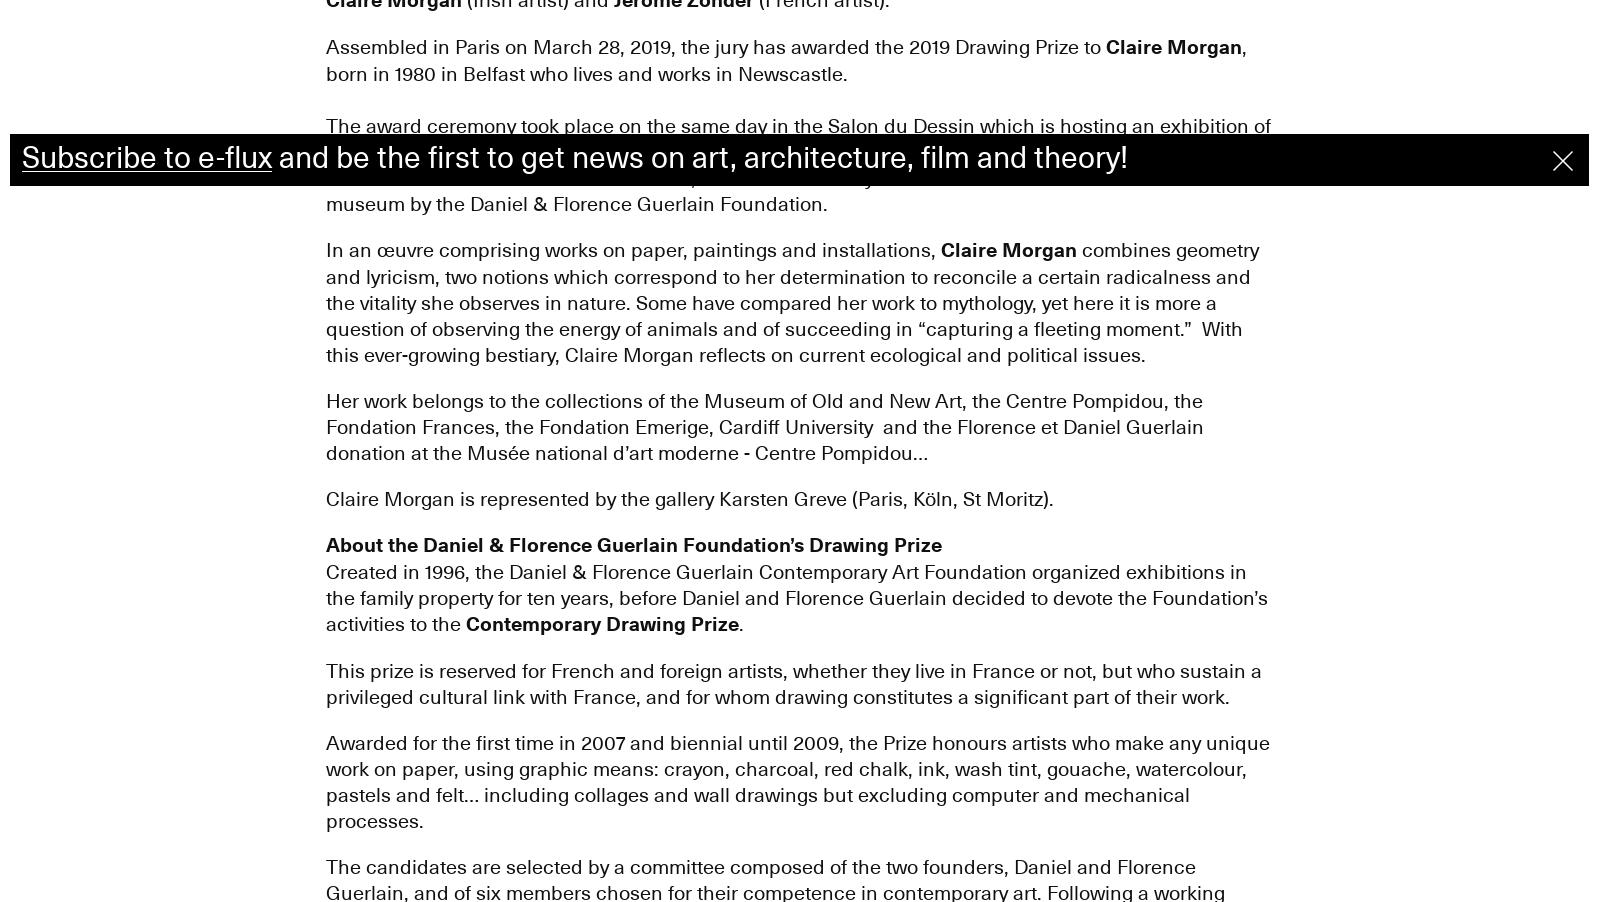  Describe the element at coordinates (56, 100) in the screenshot. I see `'Share'` at that location.